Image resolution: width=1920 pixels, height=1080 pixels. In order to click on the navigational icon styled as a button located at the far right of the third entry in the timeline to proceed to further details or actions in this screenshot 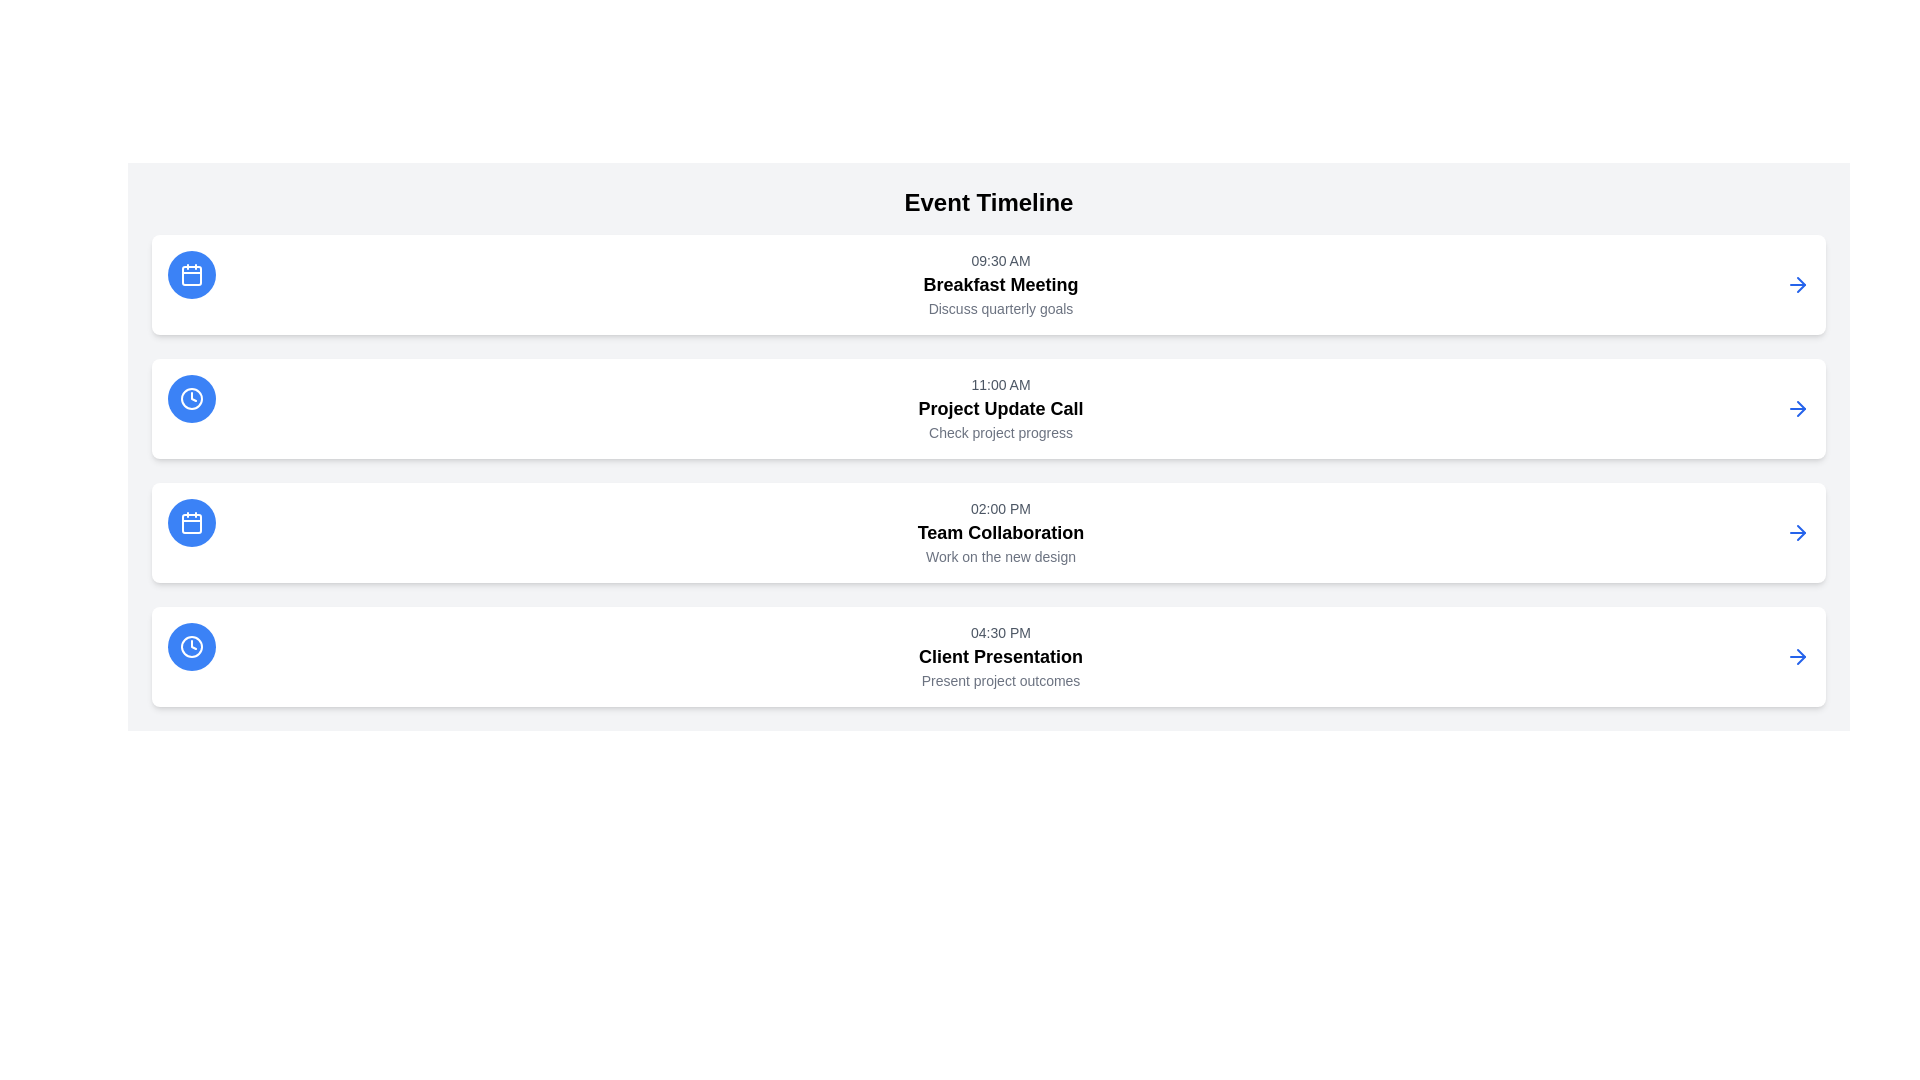, I will do `click(1798, 531)`.